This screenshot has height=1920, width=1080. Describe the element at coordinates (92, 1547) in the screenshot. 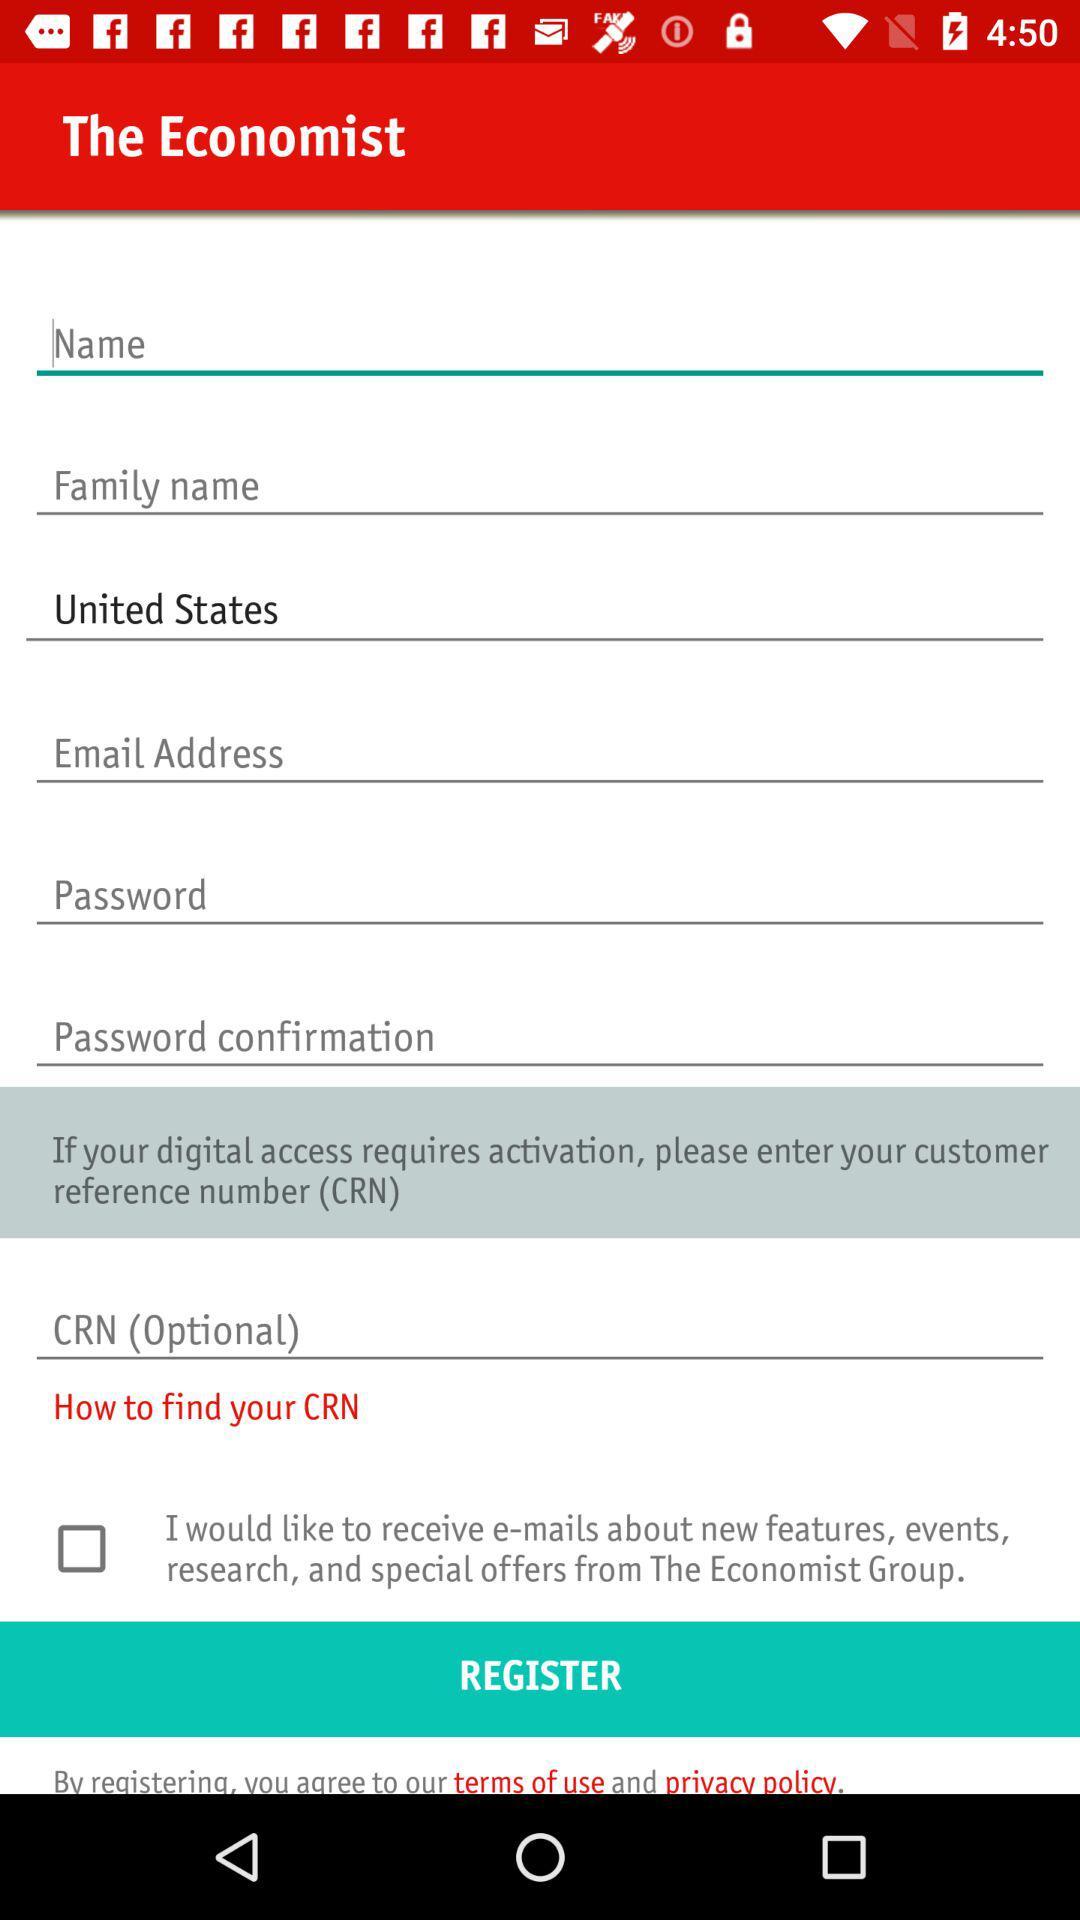

I see `i accept` at that location.